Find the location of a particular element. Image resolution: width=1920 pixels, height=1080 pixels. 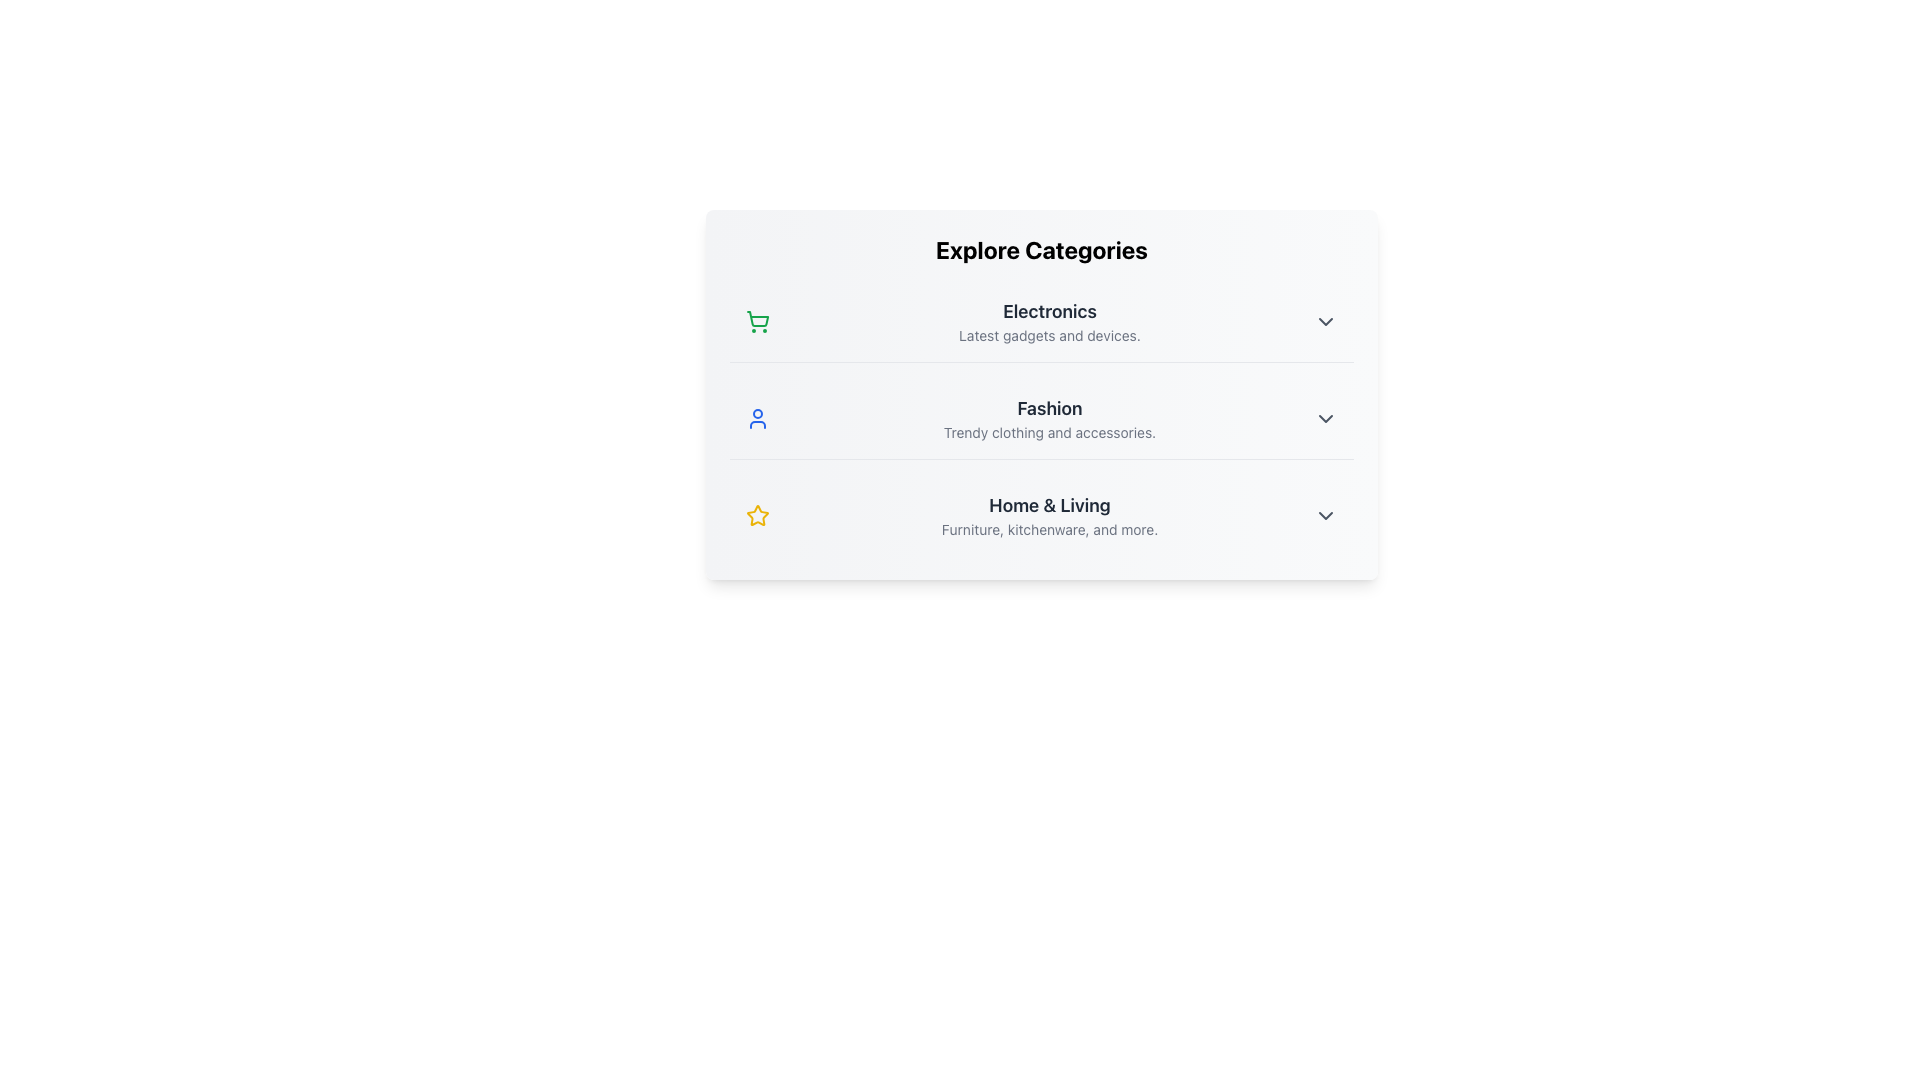

the 'Fashion' category label in the 'Explore Categories' section, which serves as a visual anchor for users browsing this category is located at coordinates (1049, 407).